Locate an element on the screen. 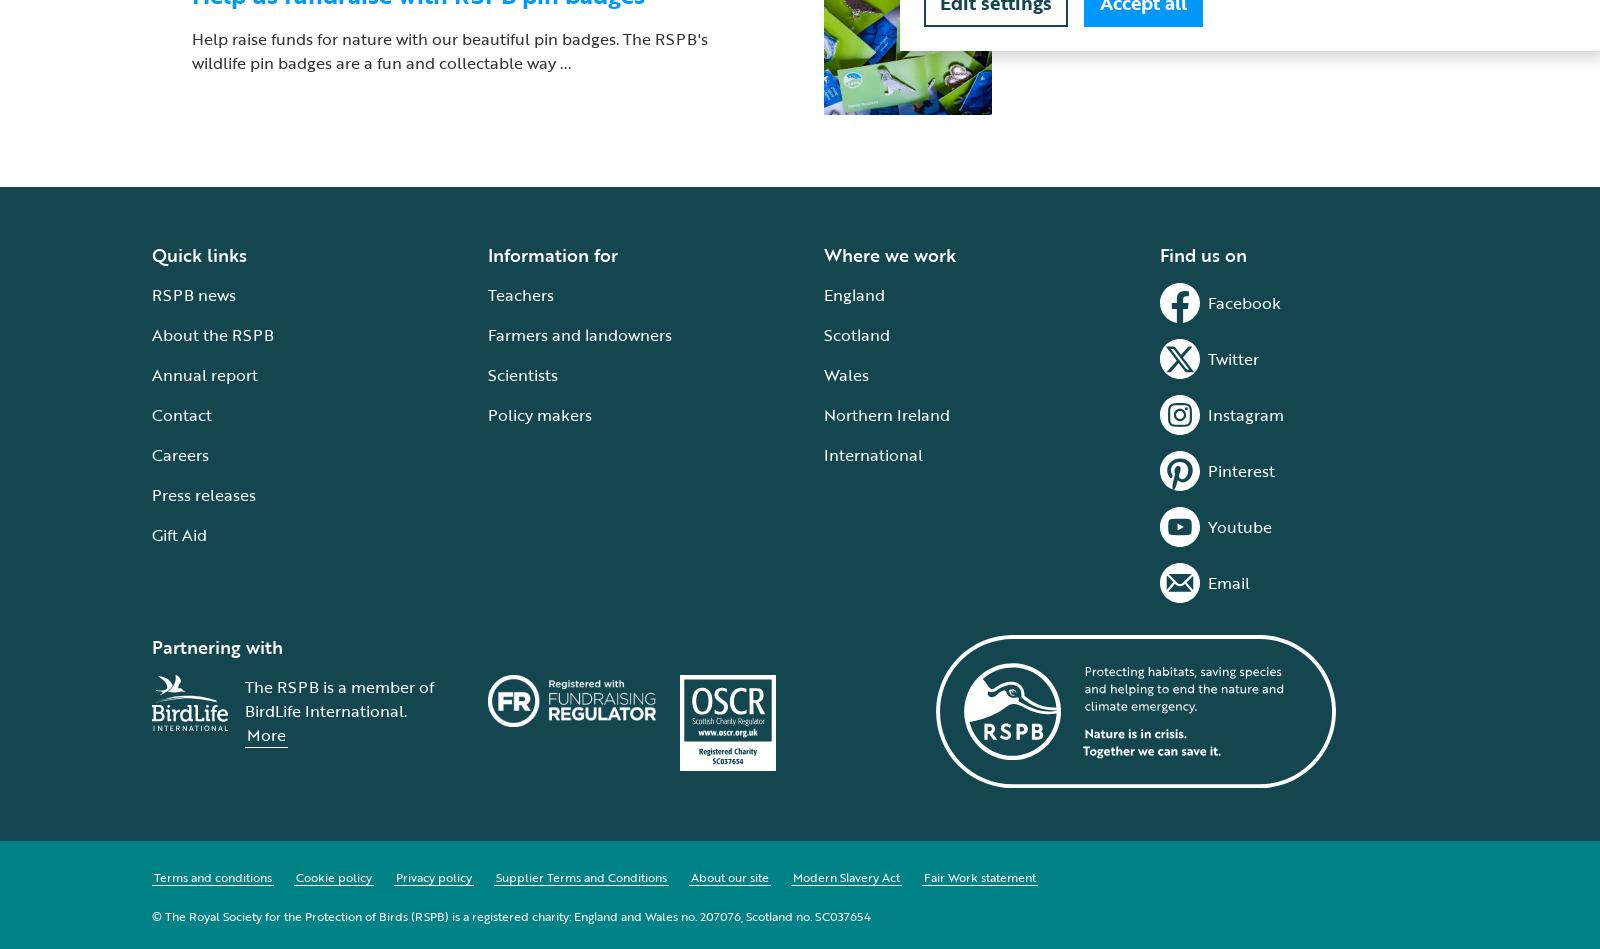 This screenshot has height=949, width=1600. 'Northern Ireland' is located at coordinates (823, 413).